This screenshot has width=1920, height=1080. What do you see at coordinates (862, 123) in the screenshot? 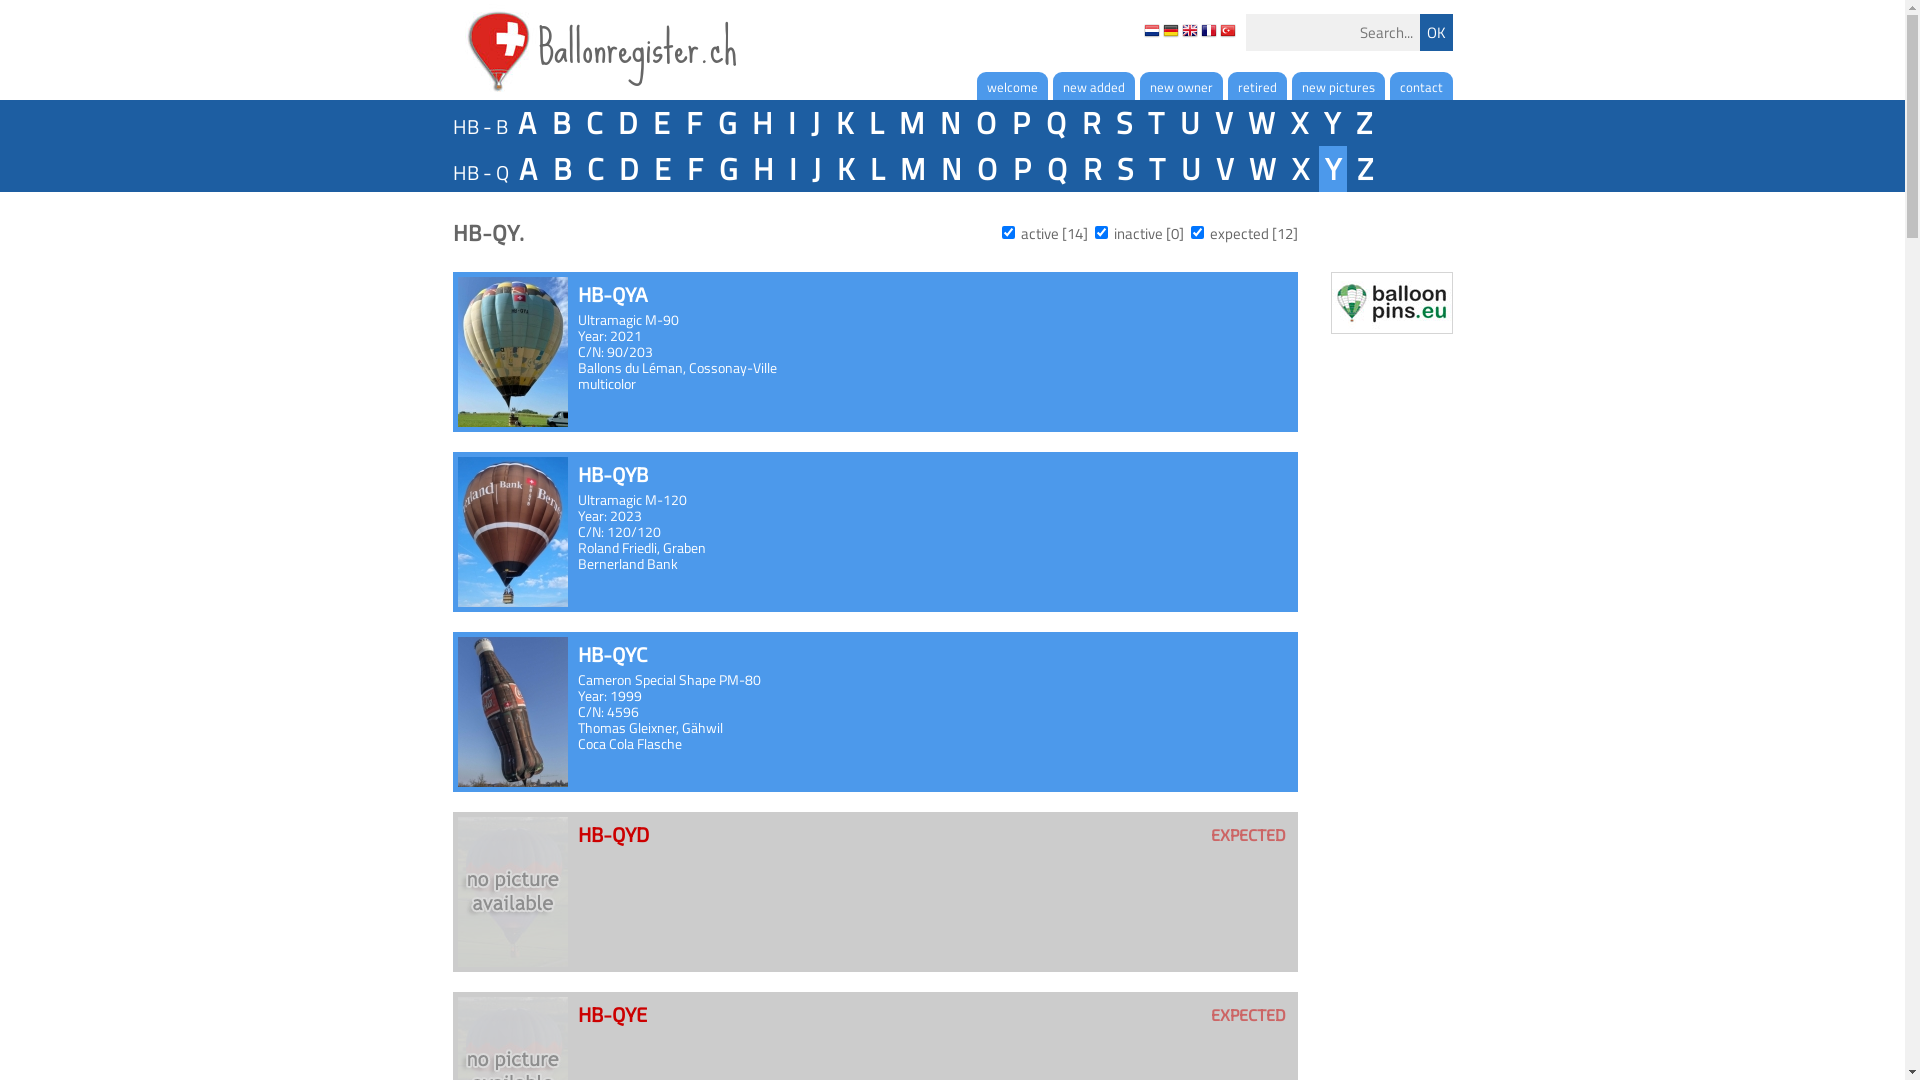
I see `'L'` at bounding box center [862, 123].